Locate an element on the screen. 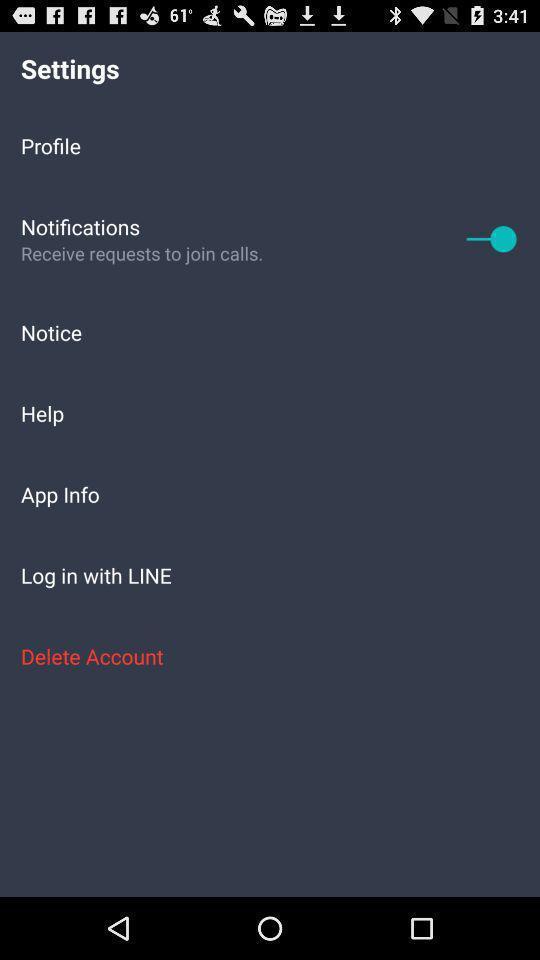 The width and height of the screenshot is (540, 960). the log in with item is located at coordinates (270, 575).